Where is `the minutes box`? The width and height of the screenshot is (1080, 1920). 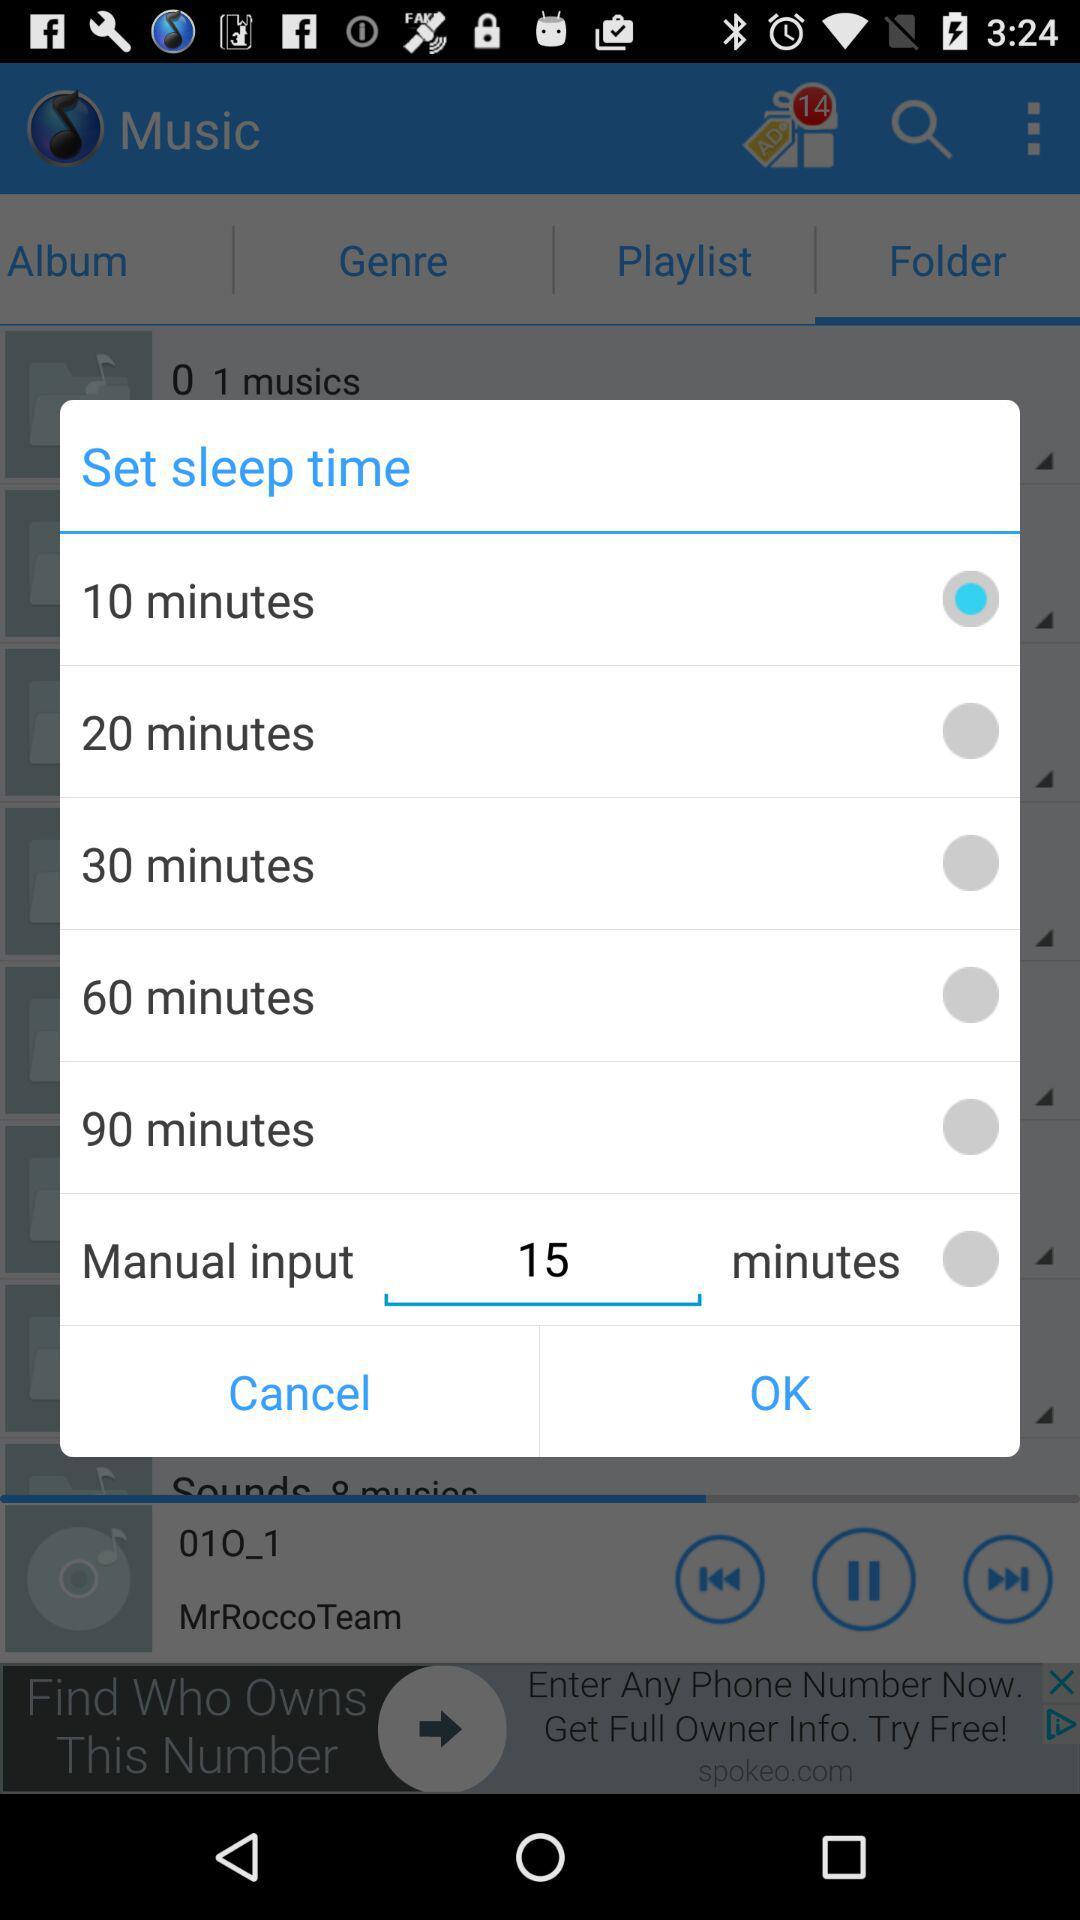
the minutes box is located at coordinates (969, 1258).